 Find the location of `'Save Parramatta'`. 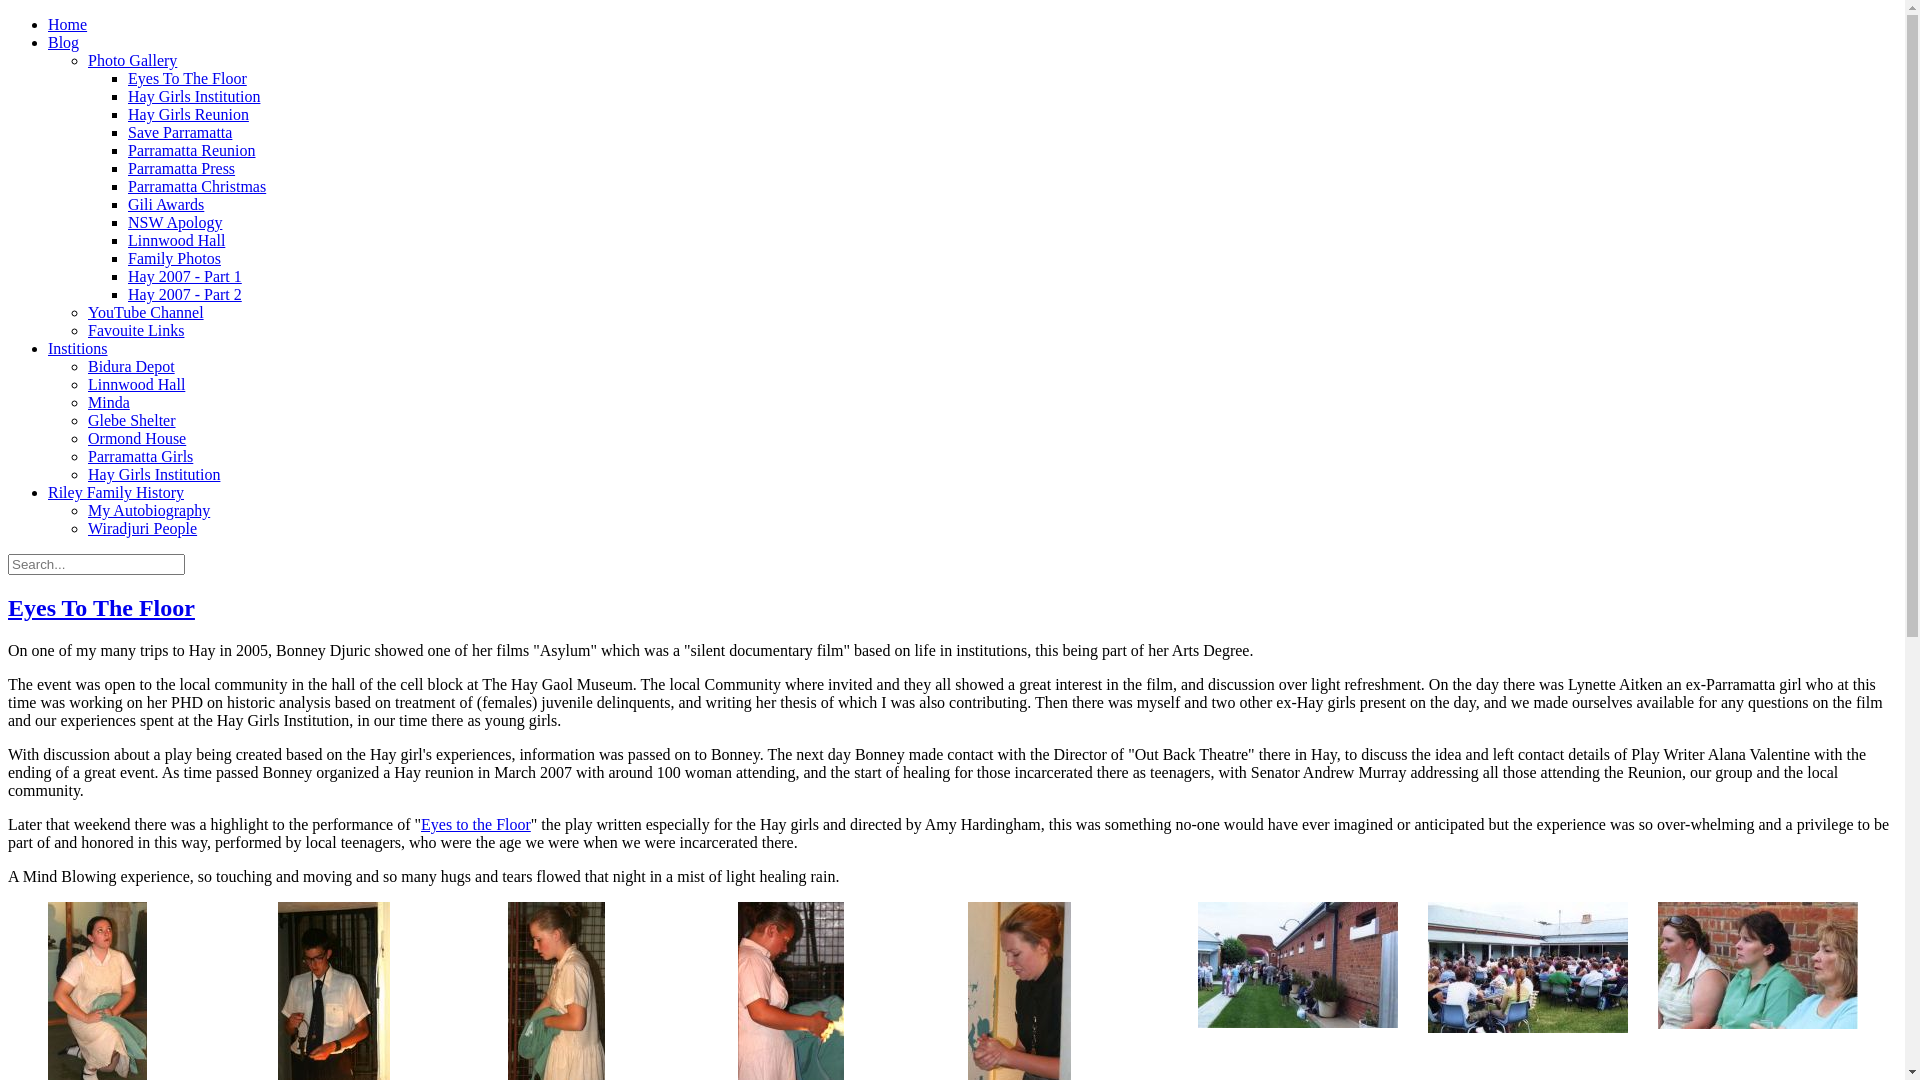

'Save Parramatta' is located at coordinates (127, 132).